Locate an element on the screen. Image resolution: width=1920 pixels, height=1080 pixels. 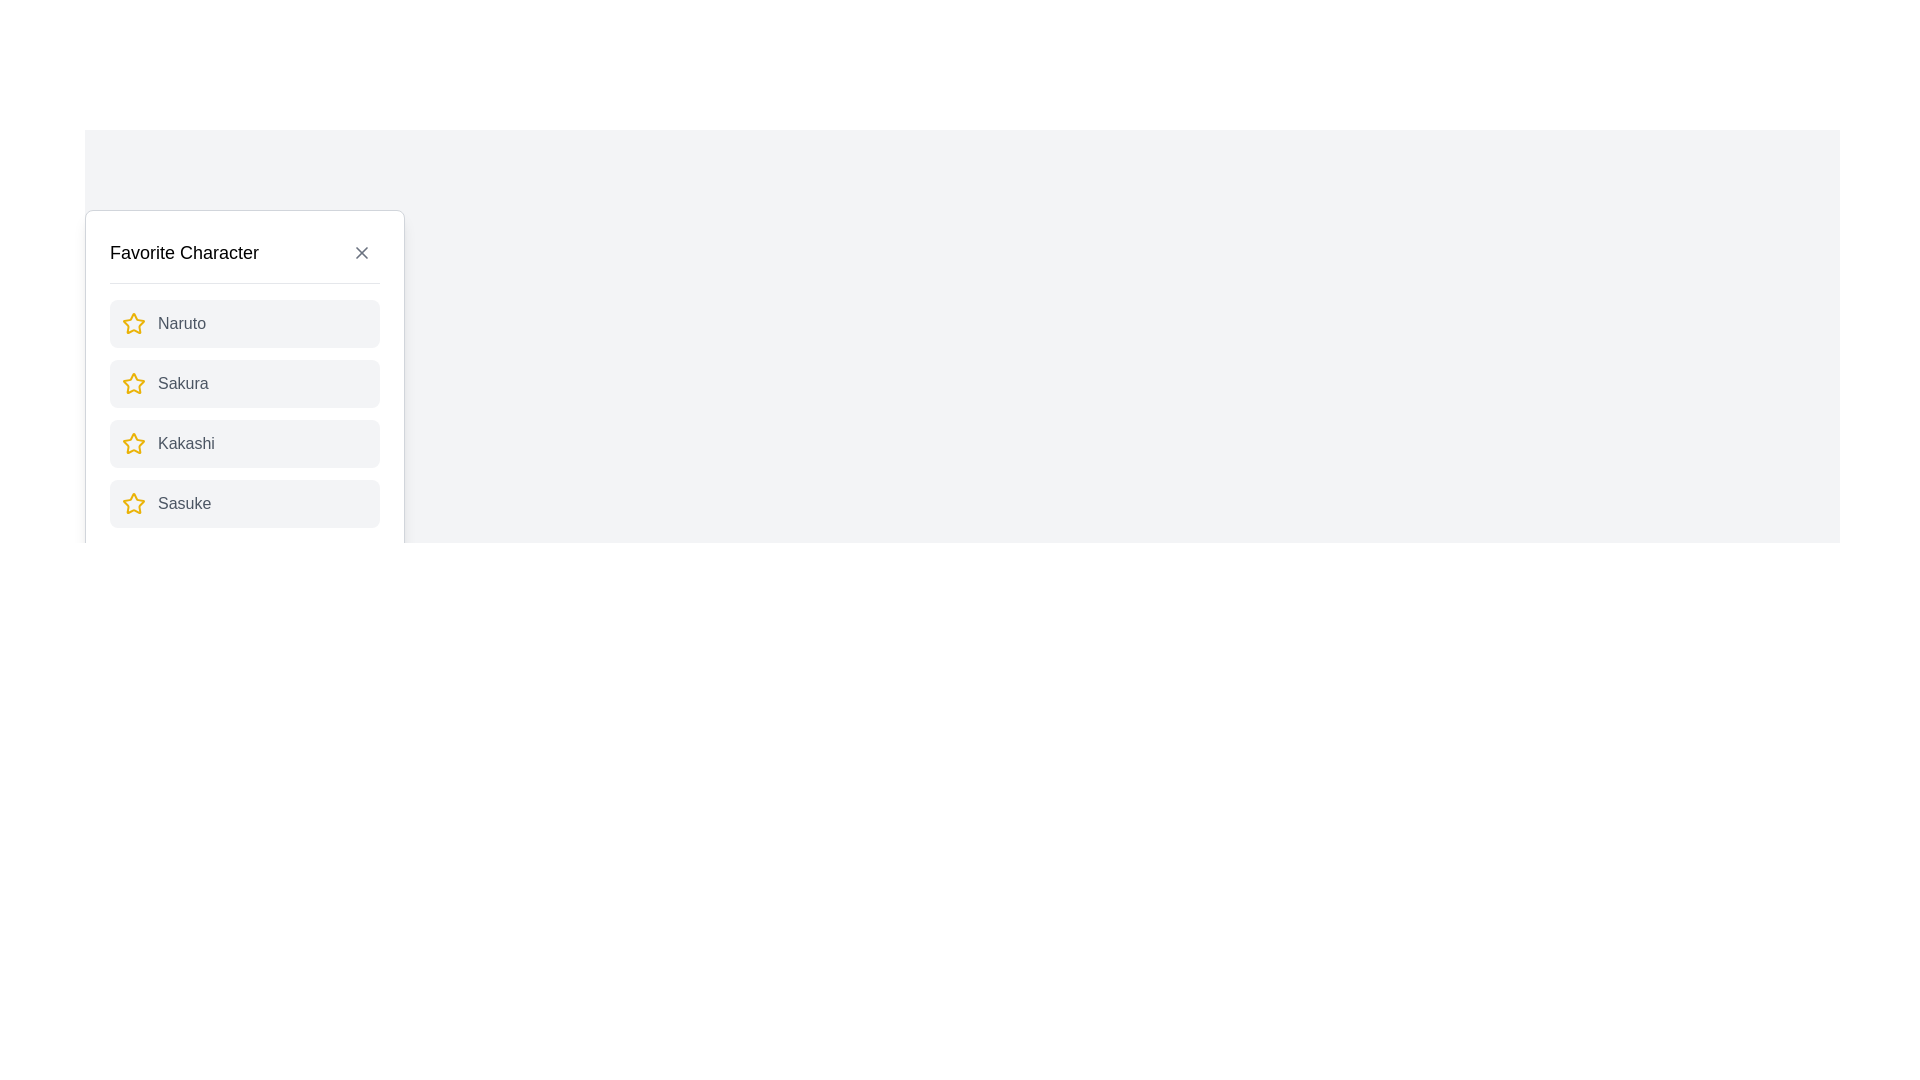
the 'Kakashi' button, which is the third button in the 'Favorite Character' list is located at coordinates (243, 442).